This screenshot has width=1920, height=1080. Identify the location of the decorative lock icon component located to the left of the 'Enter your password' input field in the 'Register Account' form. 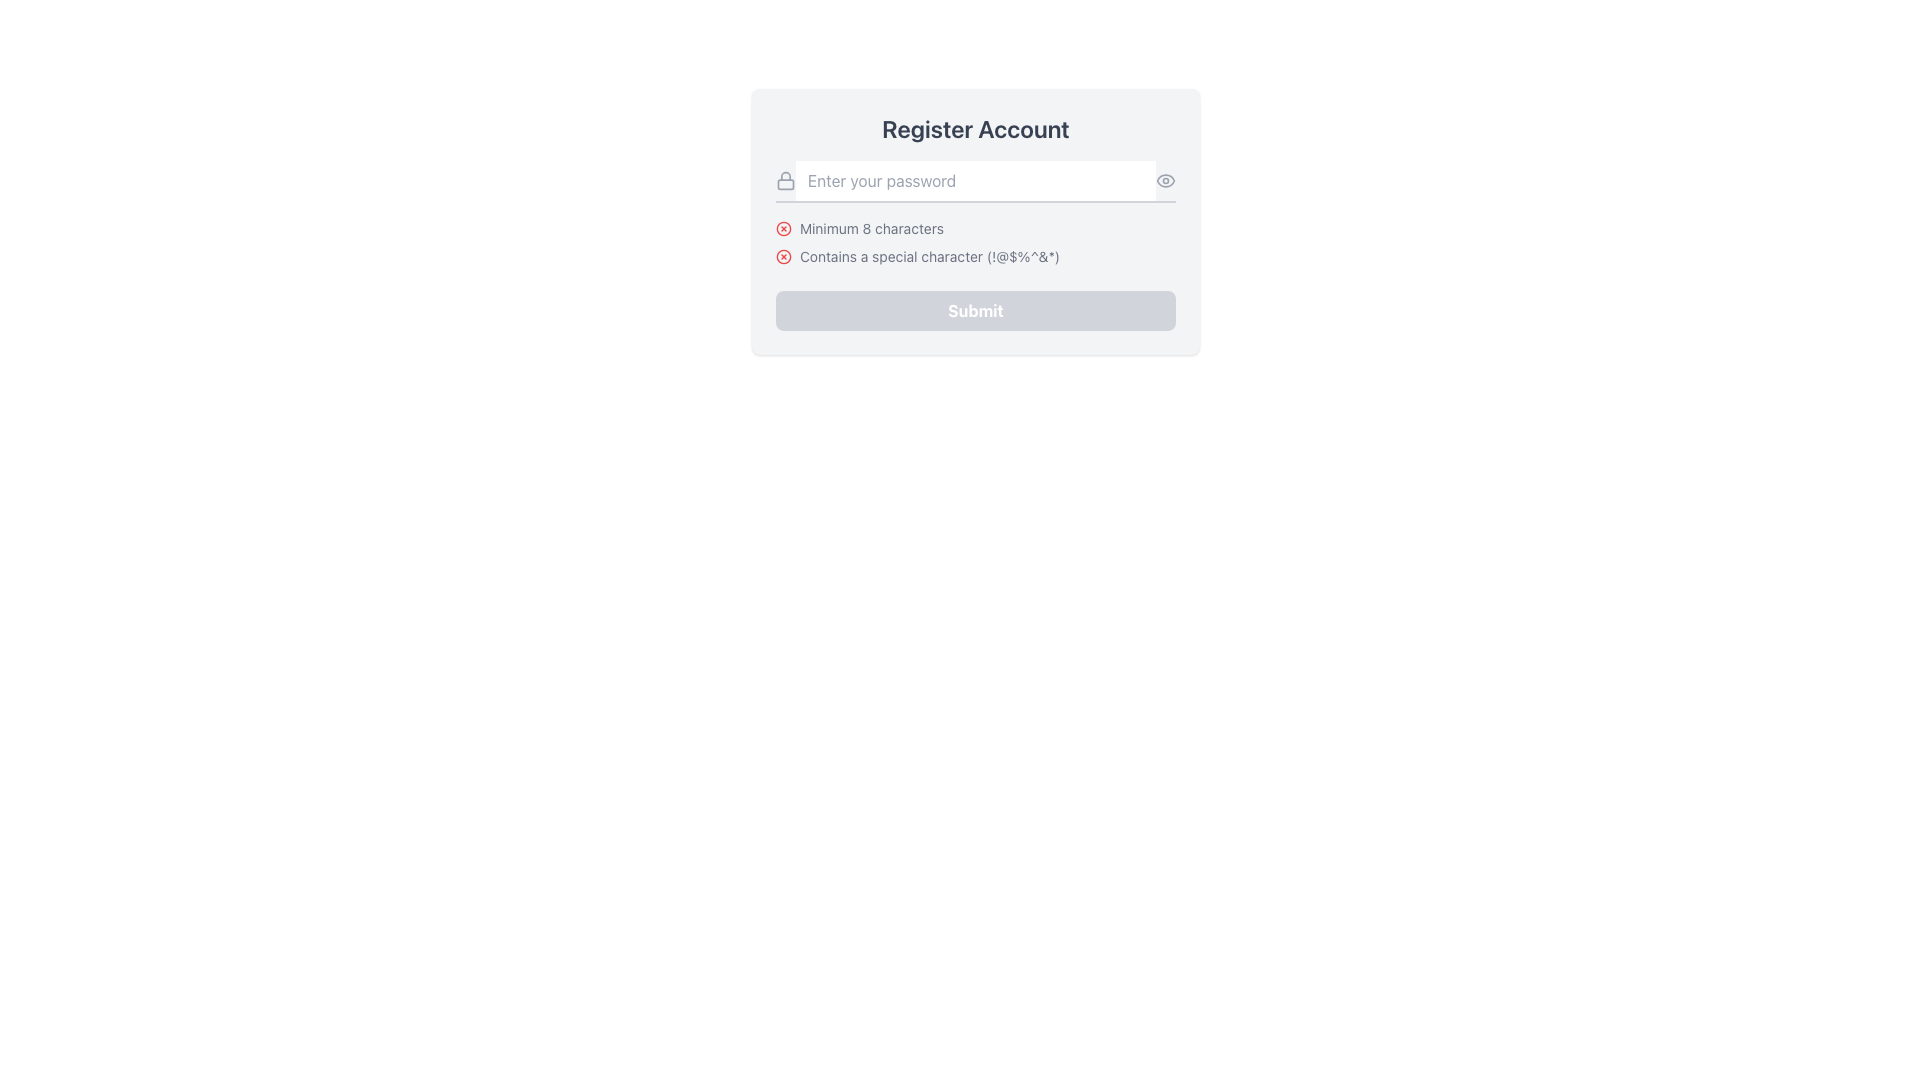
(785, 184).